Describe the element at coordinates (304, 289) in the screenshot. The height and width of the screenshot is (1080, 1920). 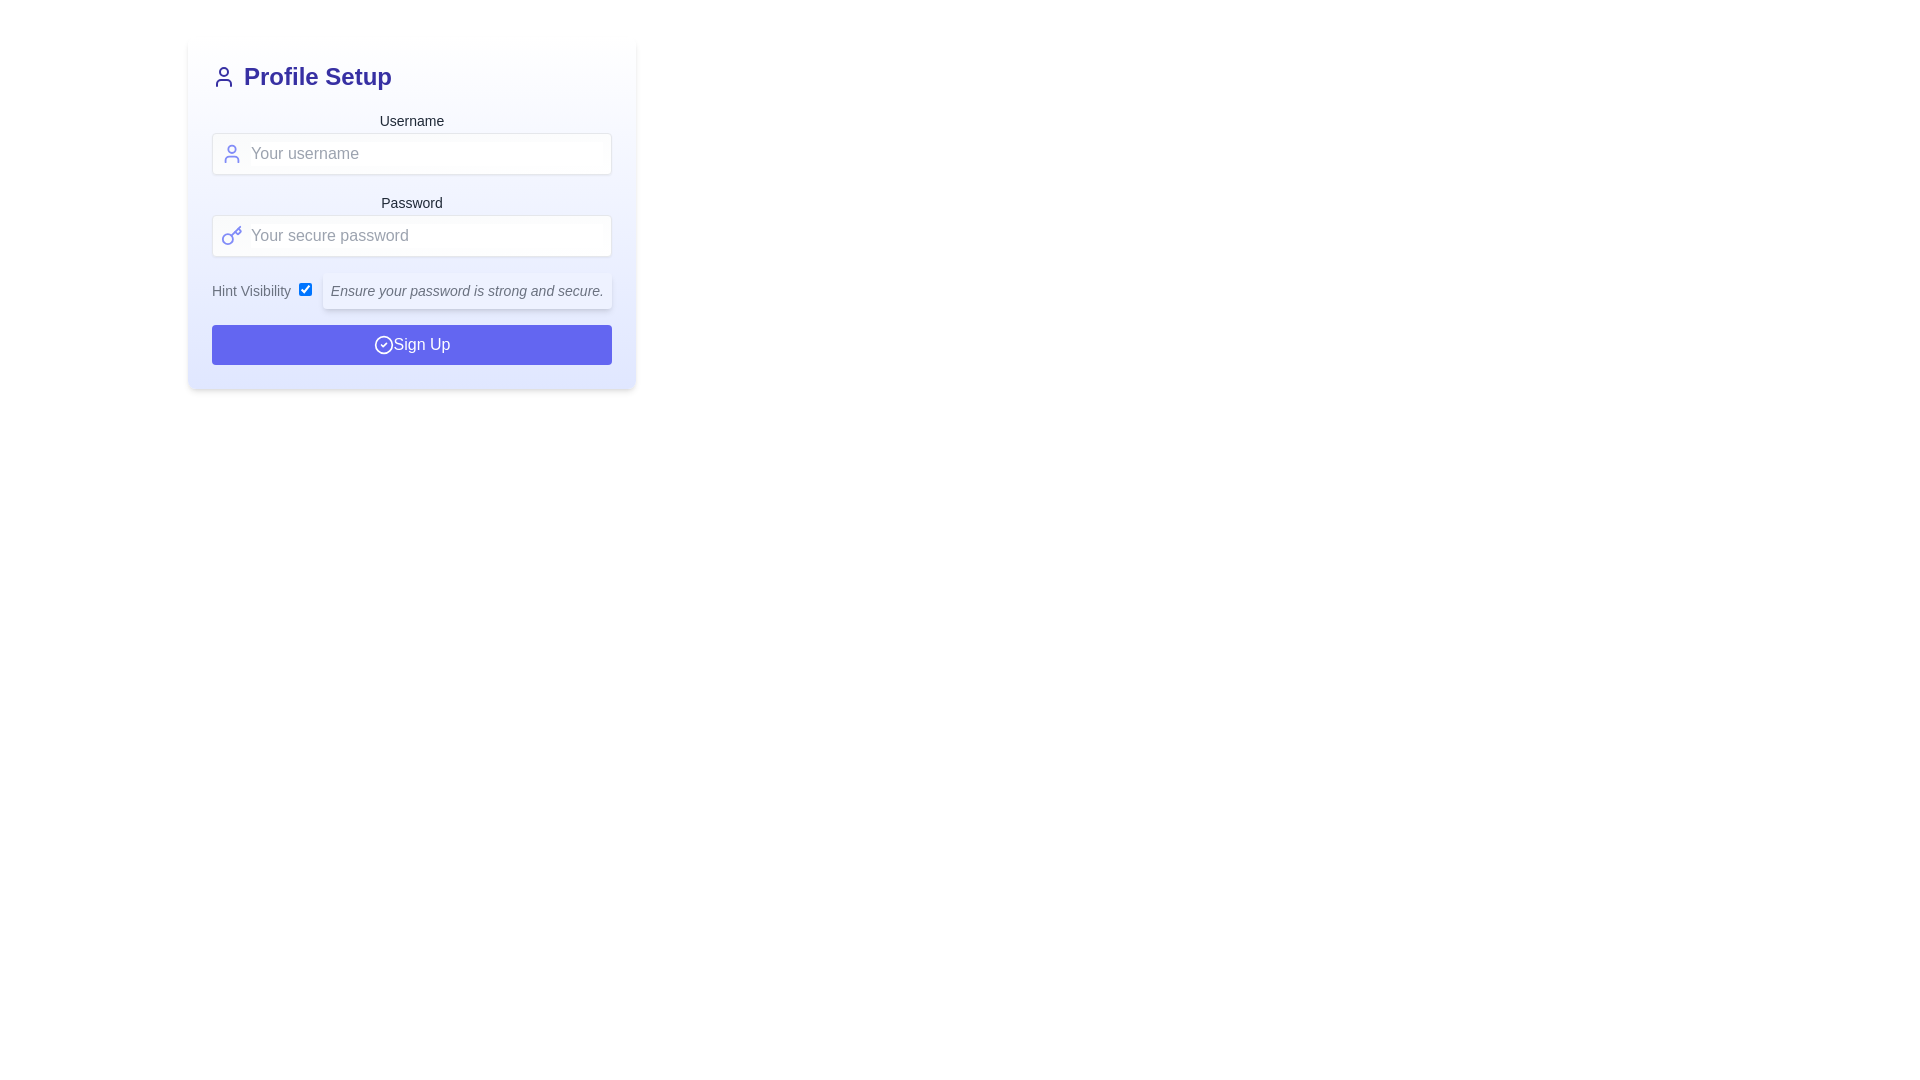
I see `the small, square-shaped checkbox with a light blue focus ring located to the right of the 'Hint Visibility' label` at that location.